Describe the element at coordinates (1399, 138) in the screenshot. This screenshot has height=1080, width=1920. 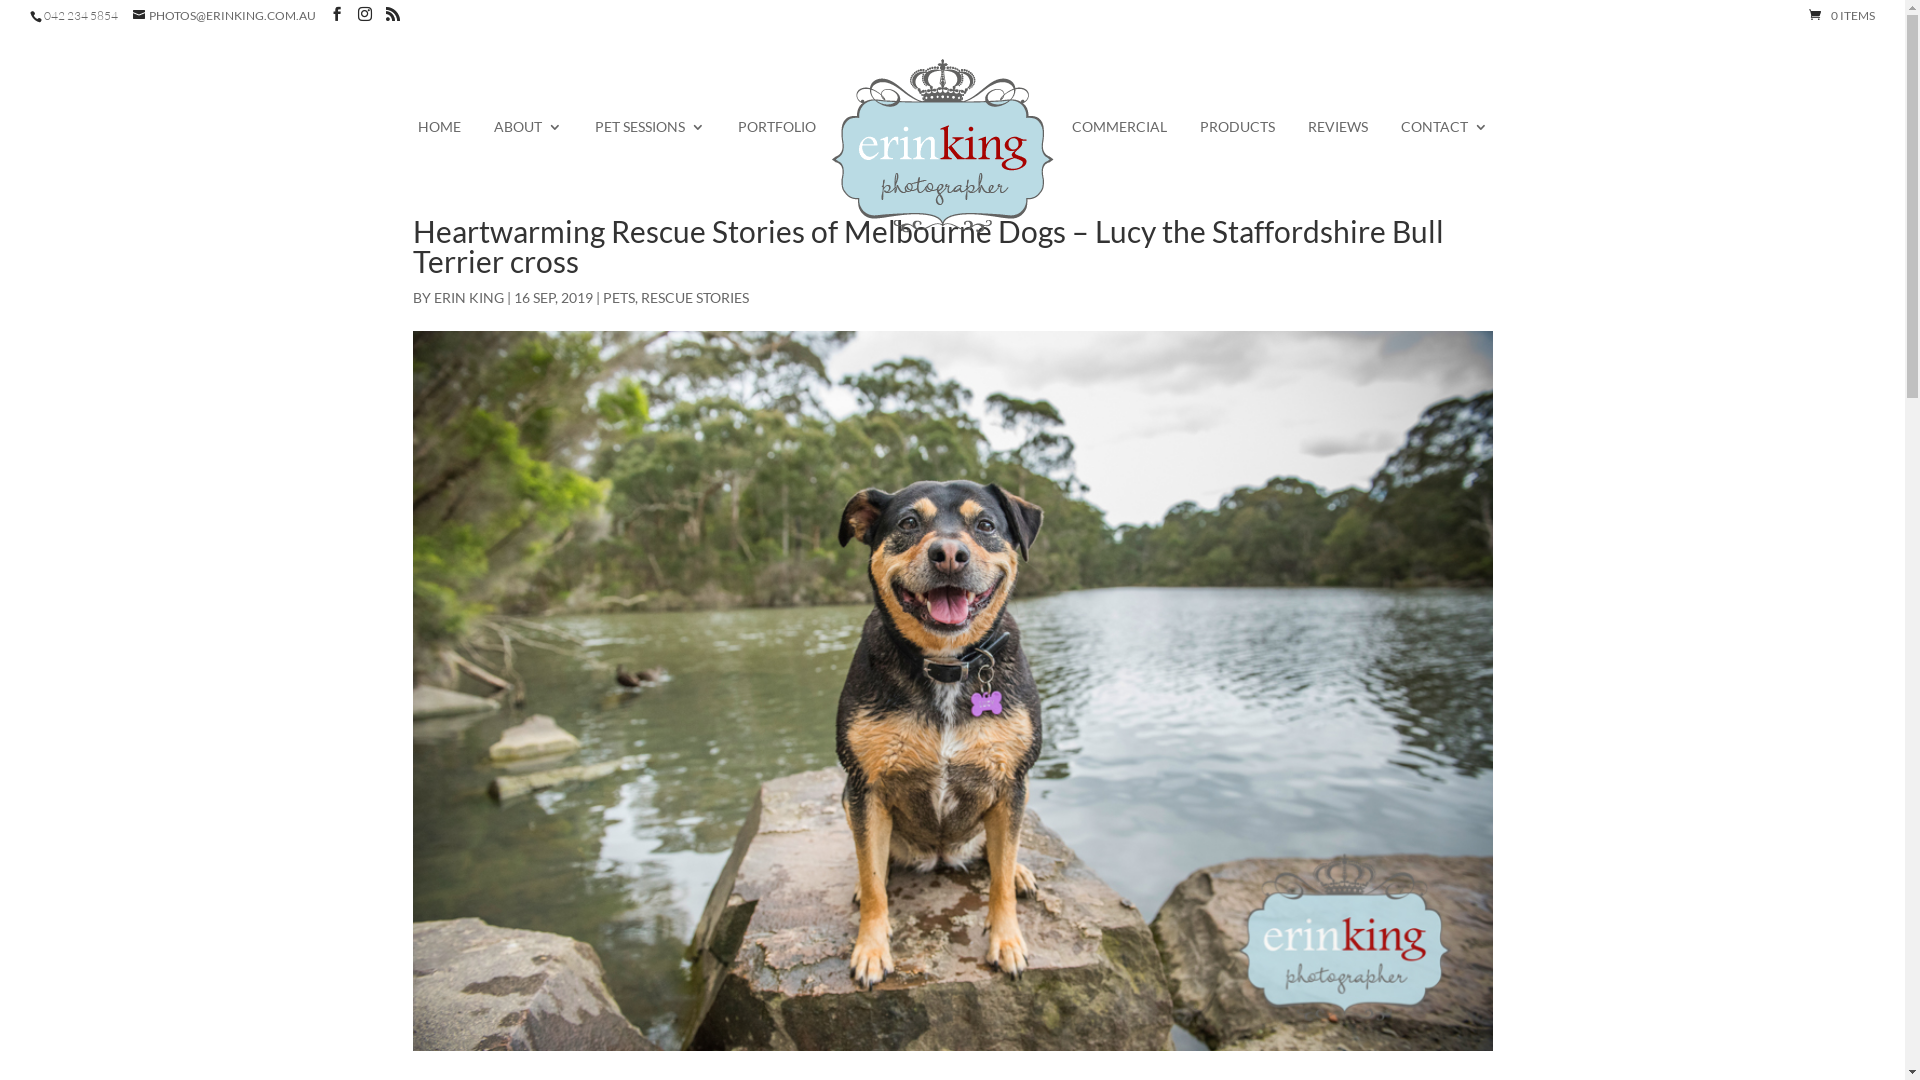
I see `'CONTACT'` at that location.